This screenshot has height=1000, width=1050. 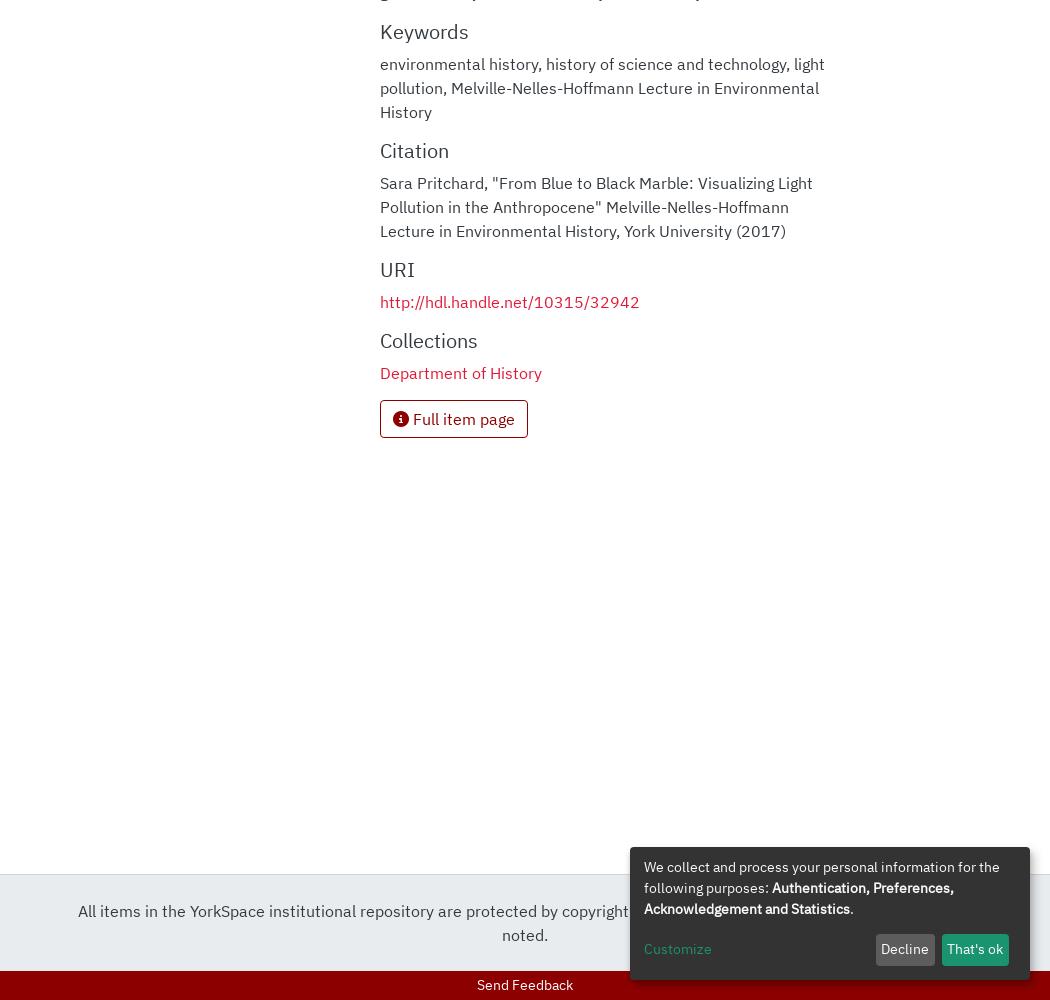 I want to click on 'history of science and technology', so click(x=663, y=62).